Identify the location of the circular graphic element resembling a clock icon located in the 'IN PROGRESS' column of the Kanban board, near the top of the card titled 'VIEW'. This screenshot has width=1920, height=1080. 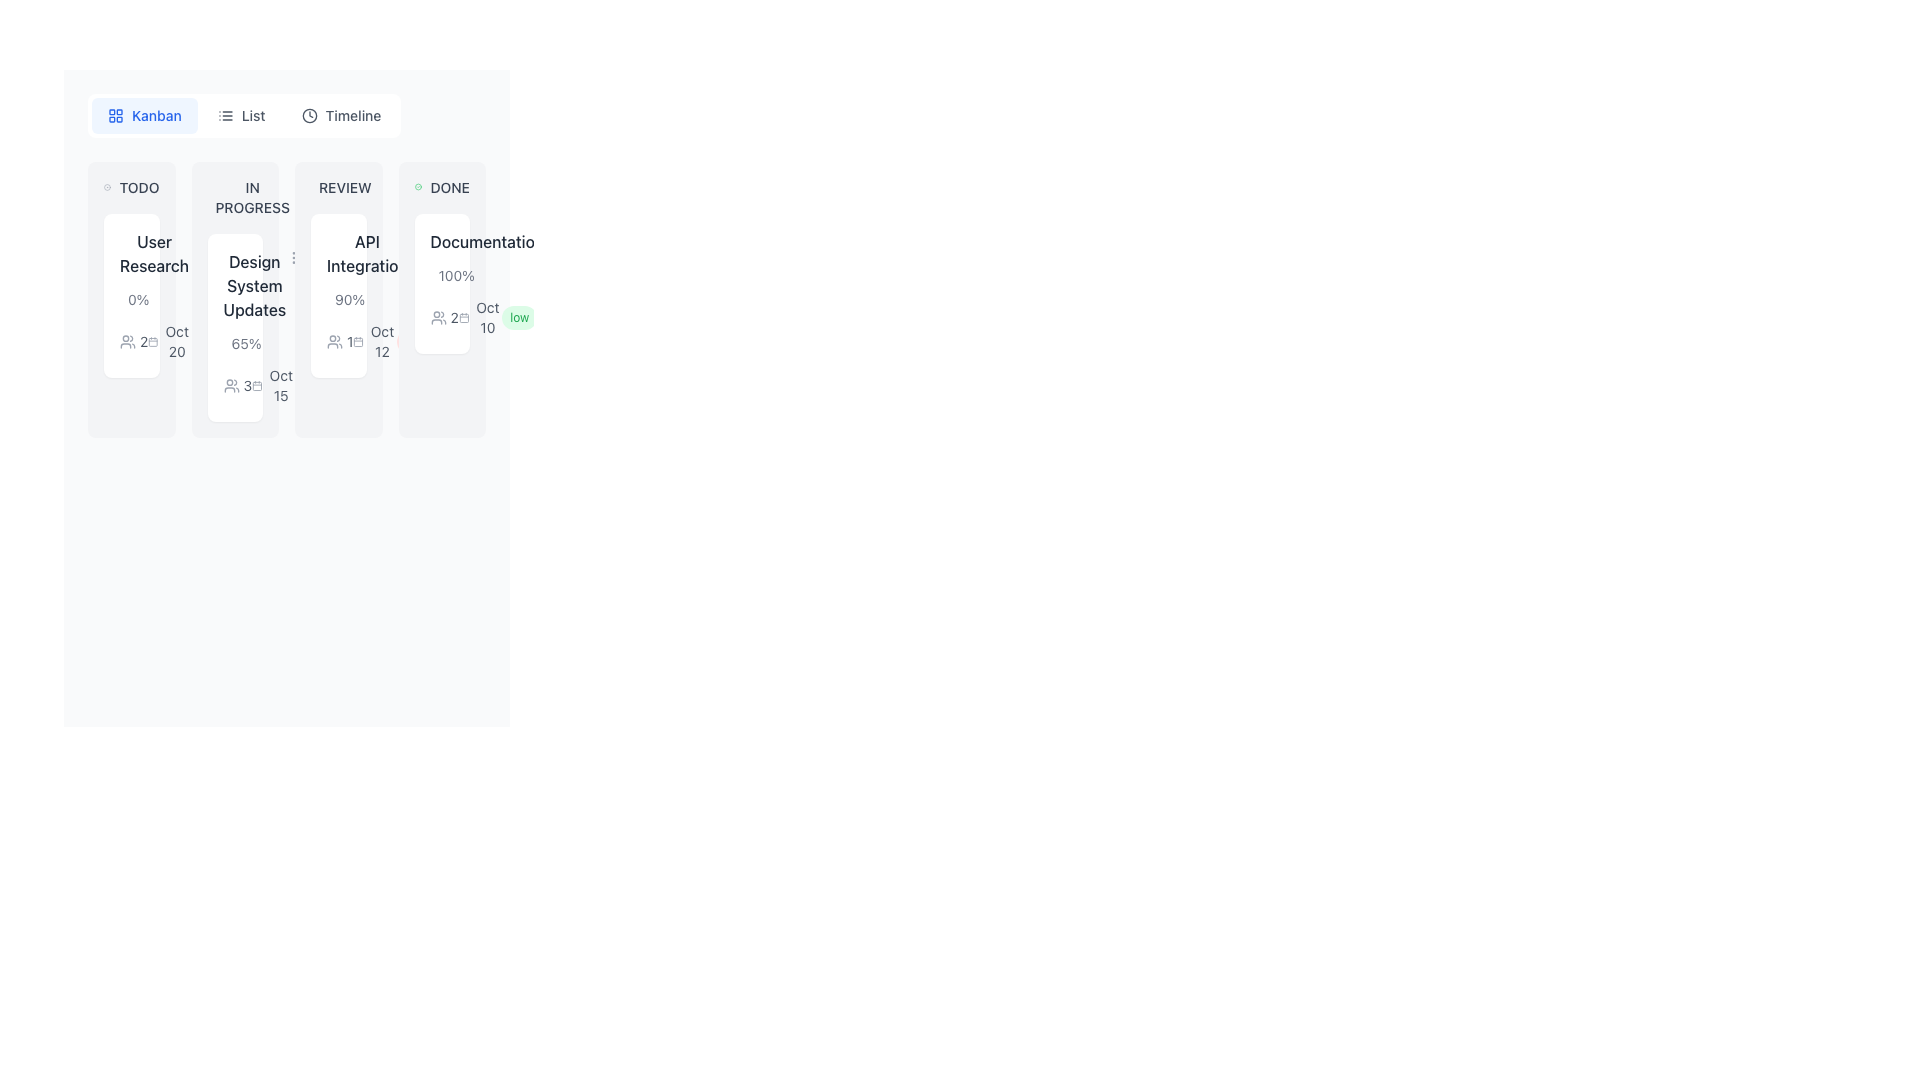
(322, 192).